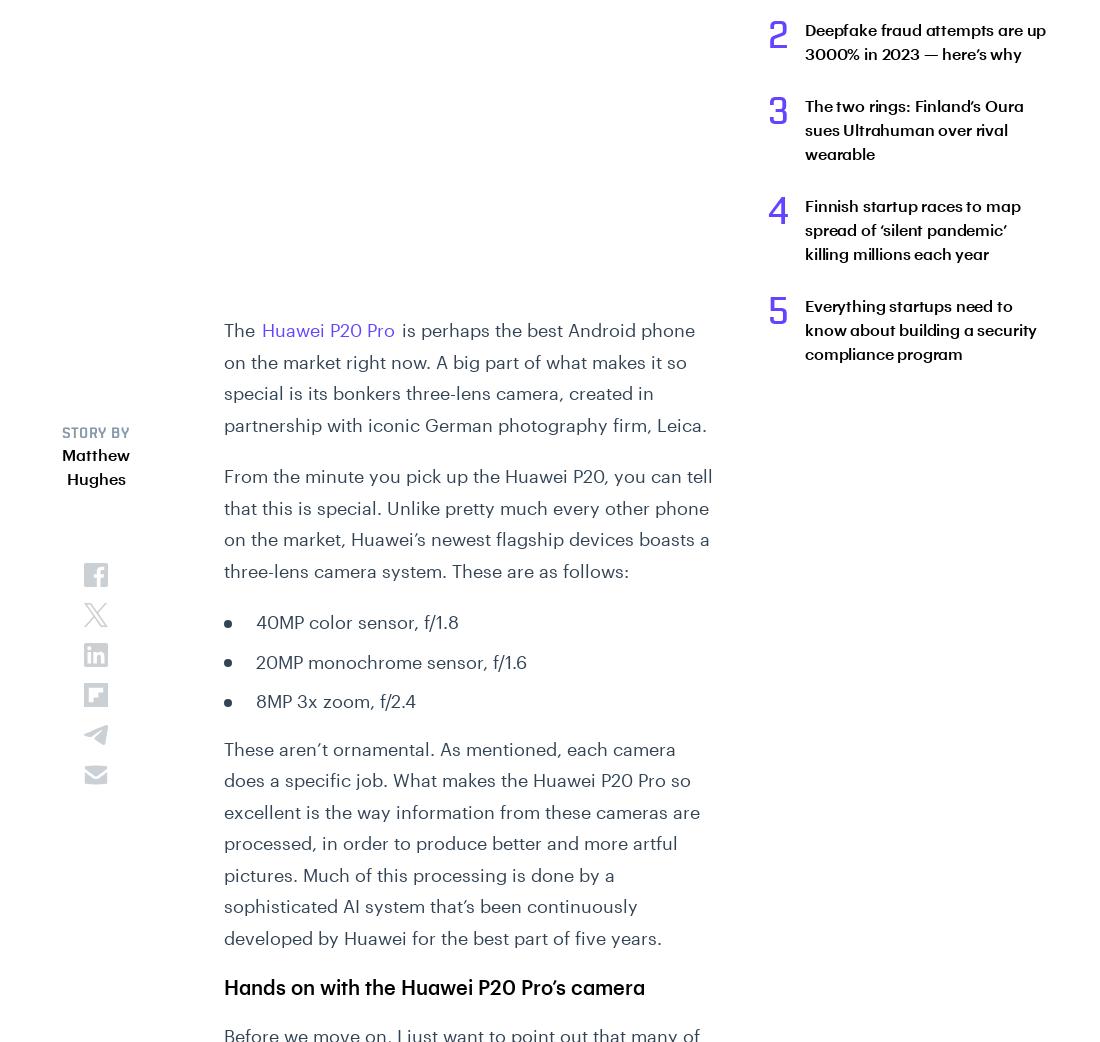  Describe the element at coordinates (96, 466) in the screenshot. I see `'Matthew Hughes'` at that location.